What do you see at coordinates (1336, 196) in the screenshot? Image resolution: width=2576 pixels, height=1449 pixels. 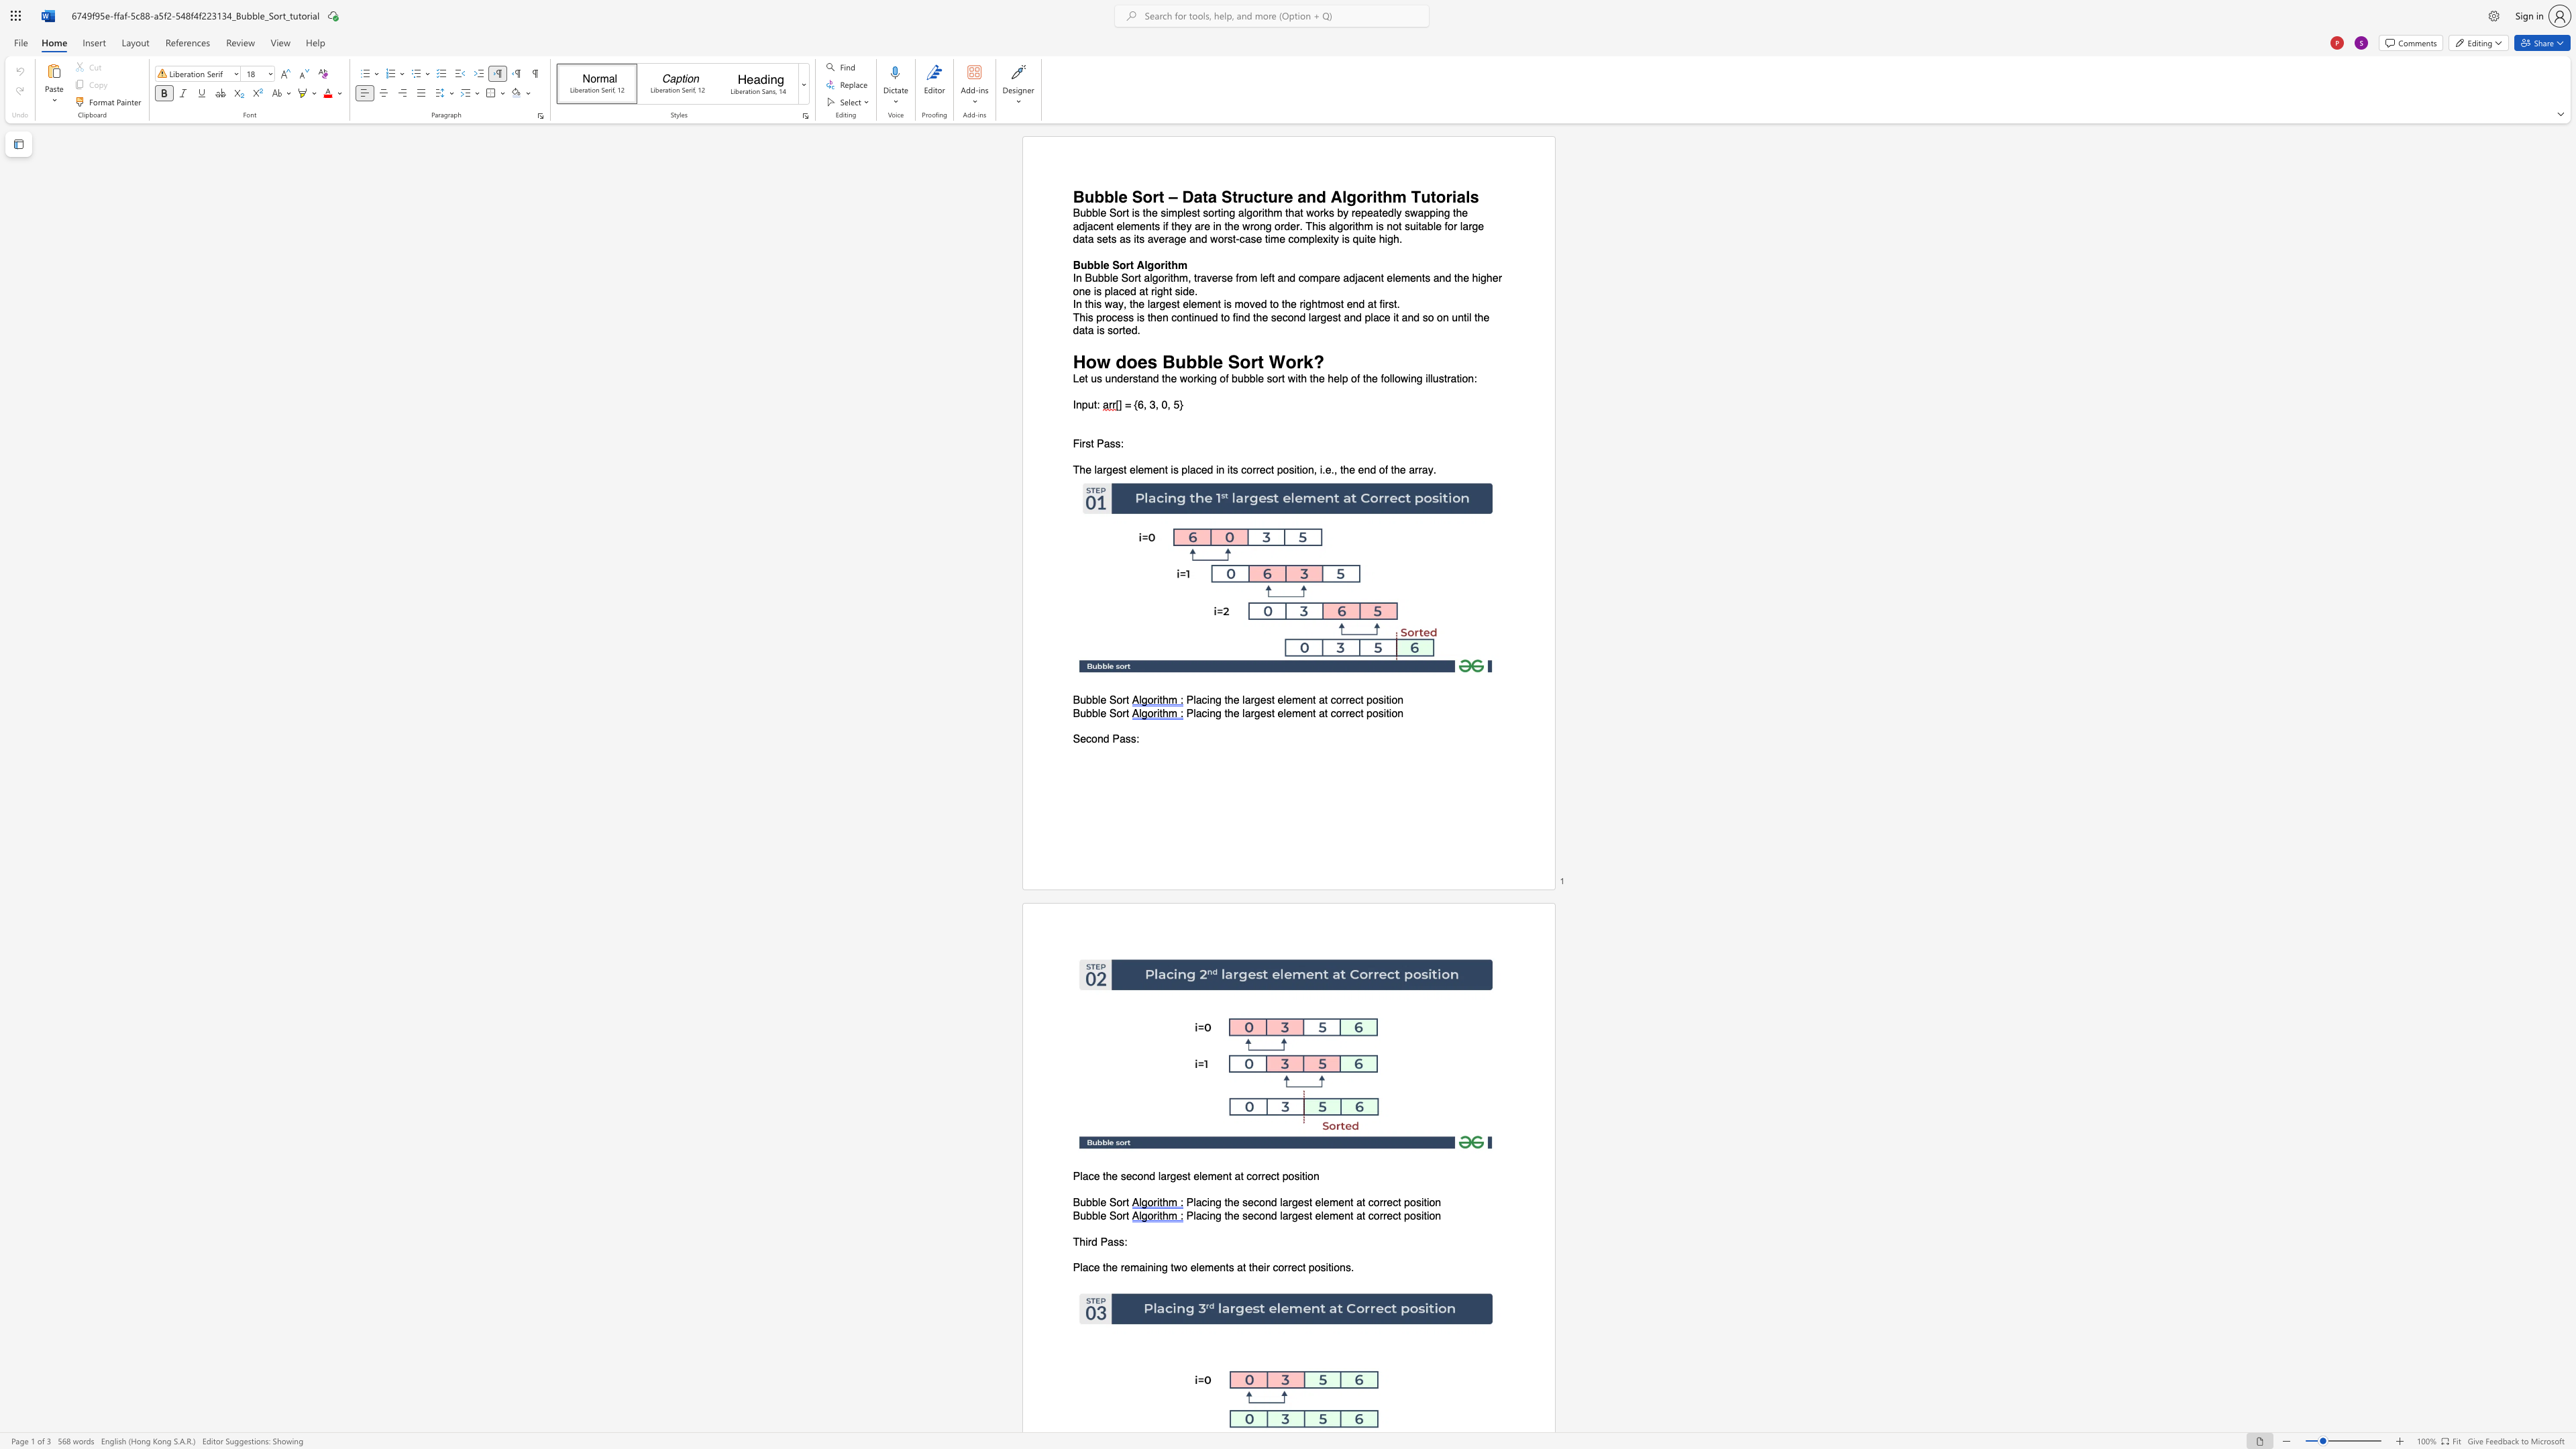 I see `the 1th character "A" in the text` at bounding box center [1336, 196].